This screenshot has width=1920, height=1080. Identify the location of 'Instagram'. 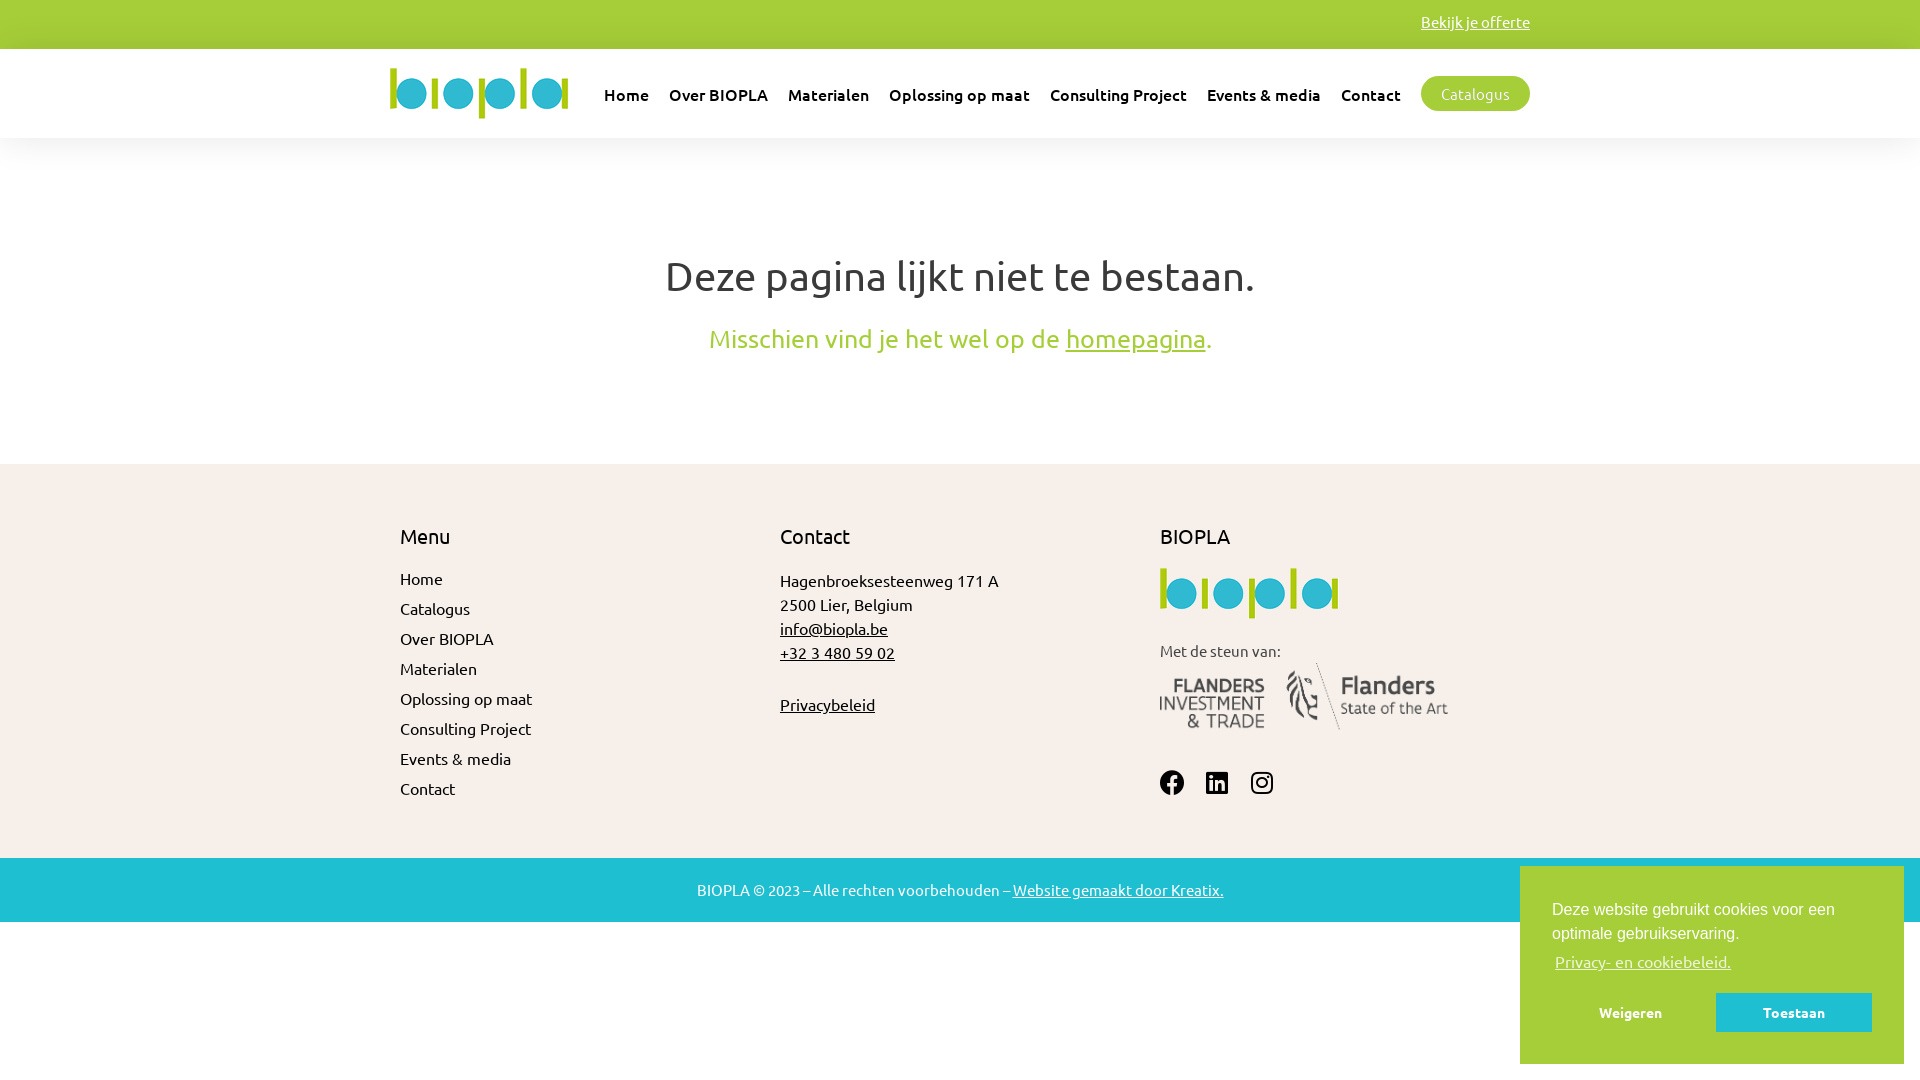
(1248, 781).